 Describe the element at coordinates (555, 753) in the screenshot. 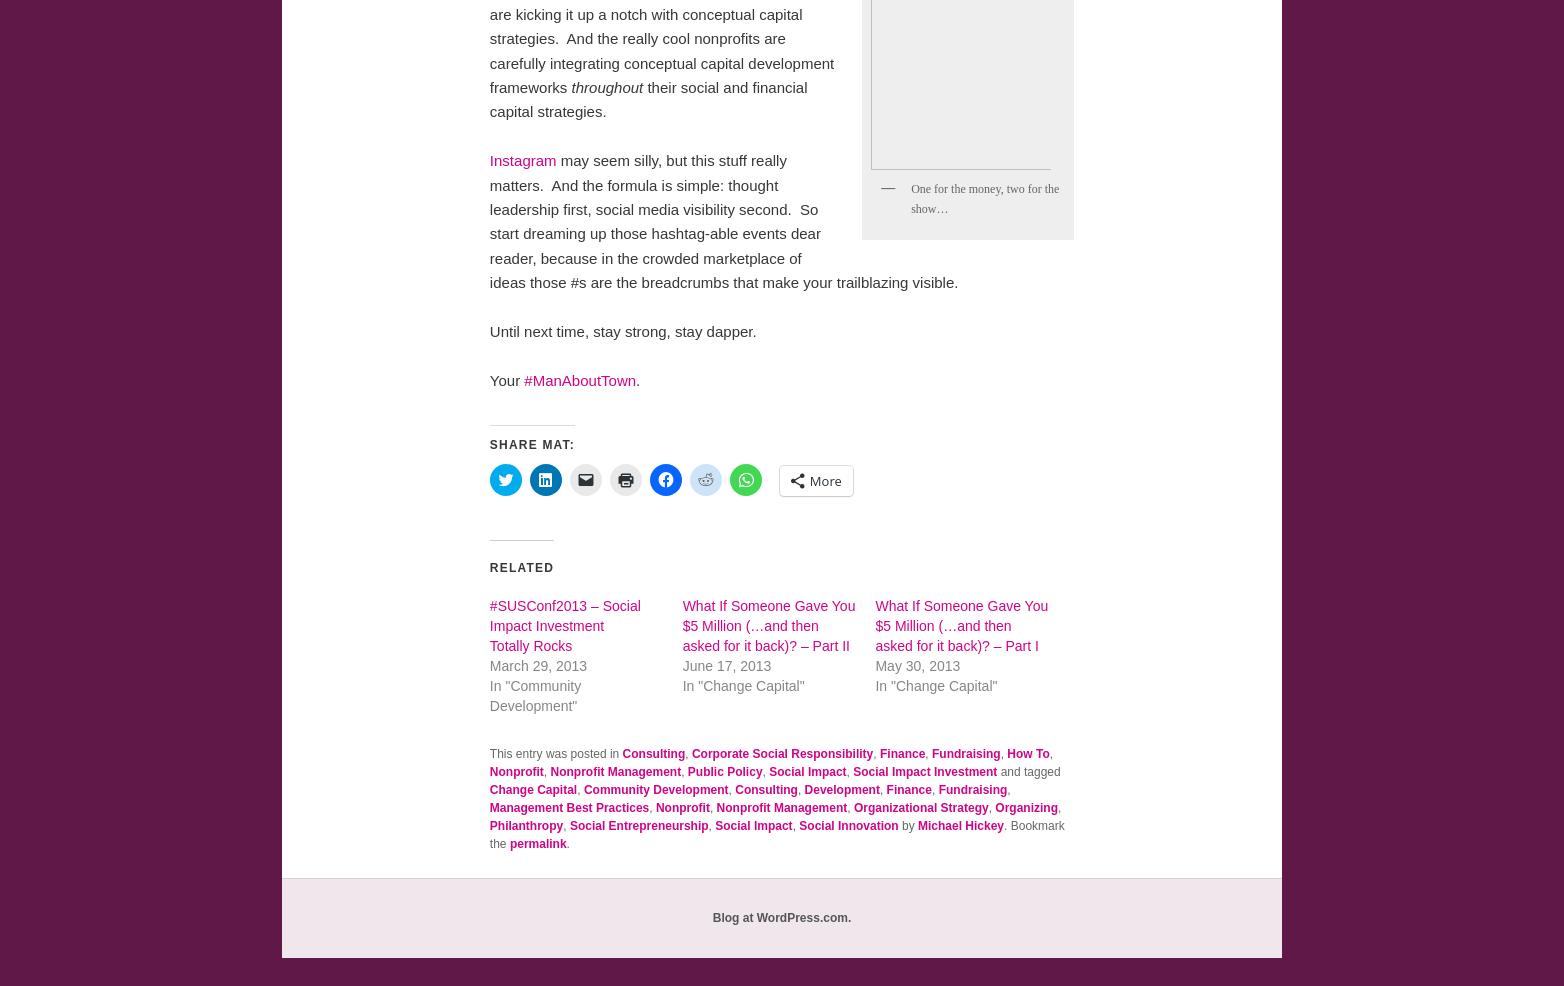

I see `'This entry was posted in'` at that location.